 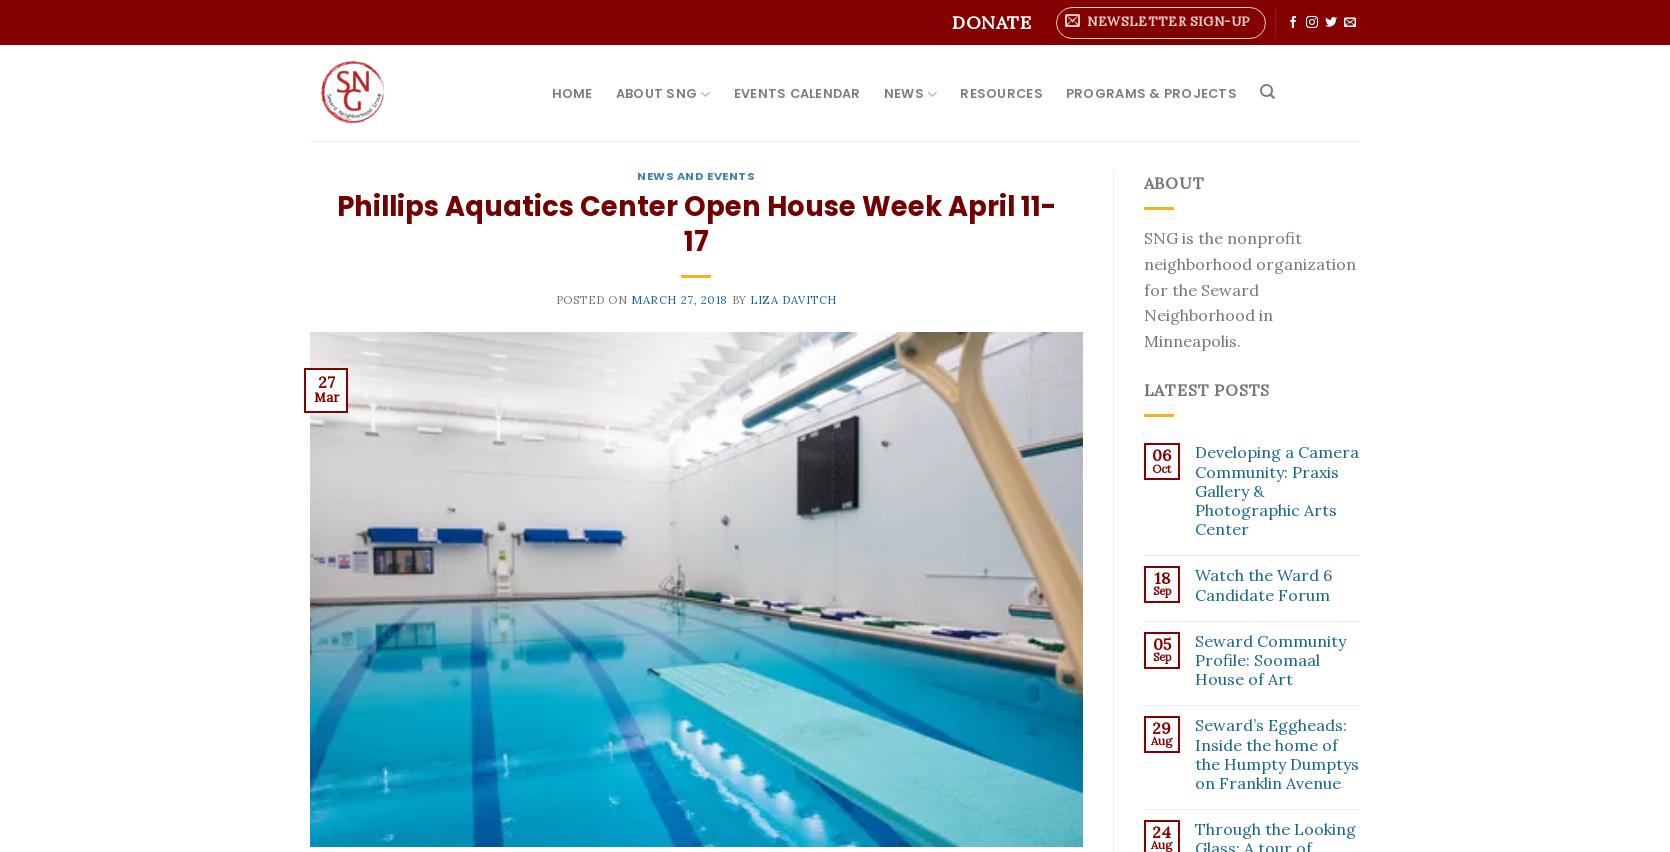 What do you see at coordinates (696, 175) in the screenshot?
I see `'News and Events'` at bounding box center [696, 175].